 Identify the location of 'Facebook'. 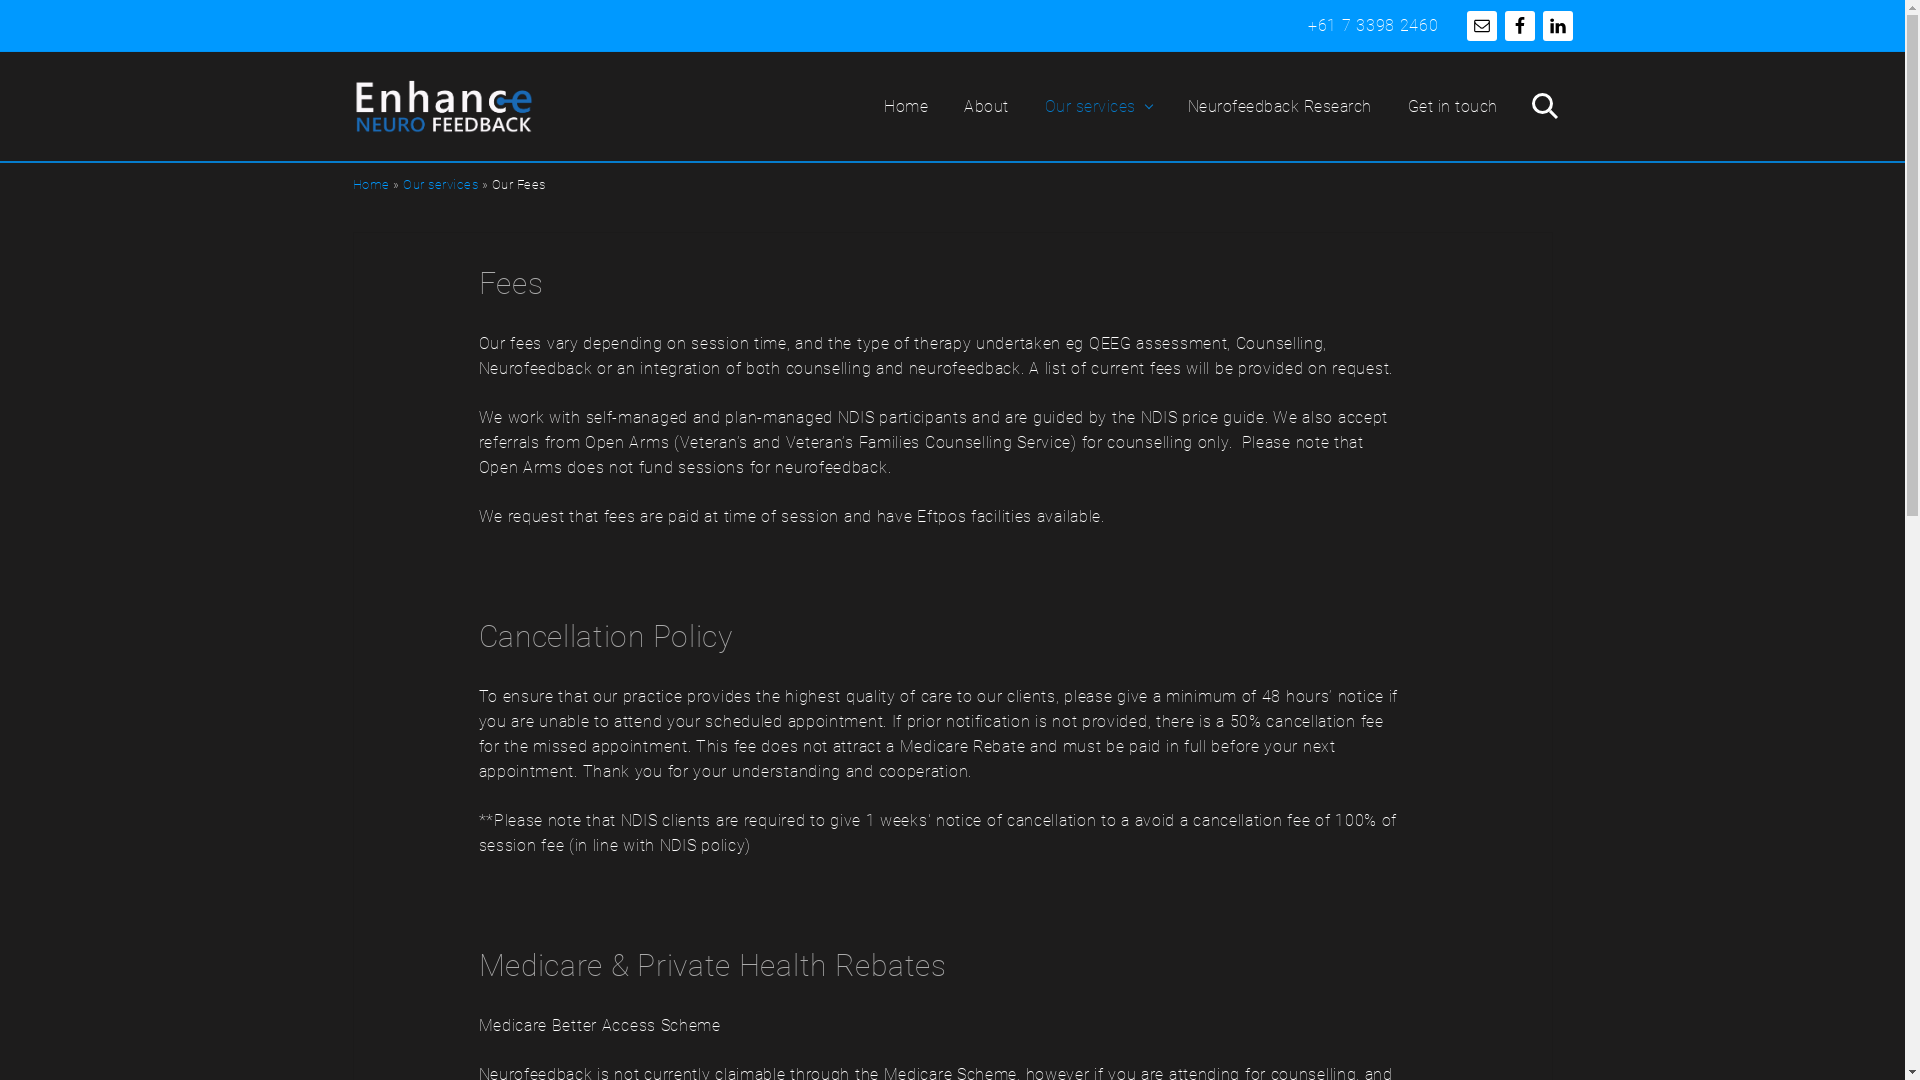
(1518, 26).